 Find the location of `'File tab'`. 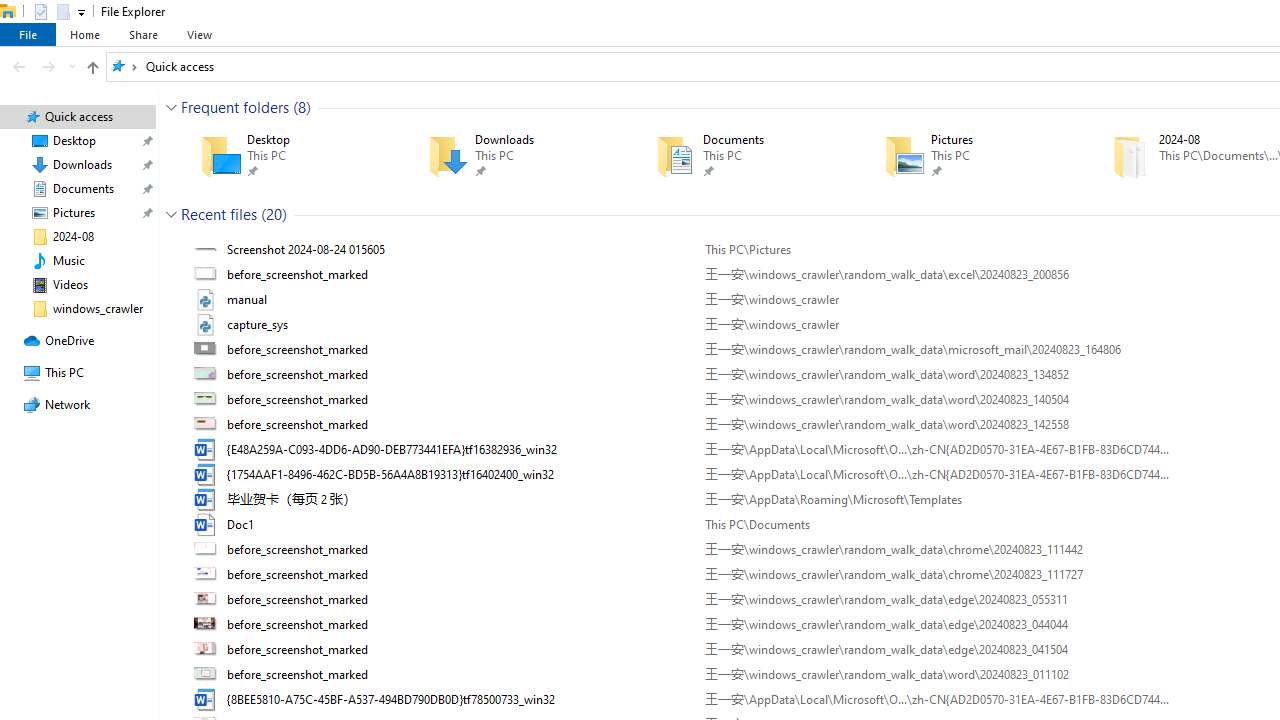

'File tab' is located at coordinates (28, 34).